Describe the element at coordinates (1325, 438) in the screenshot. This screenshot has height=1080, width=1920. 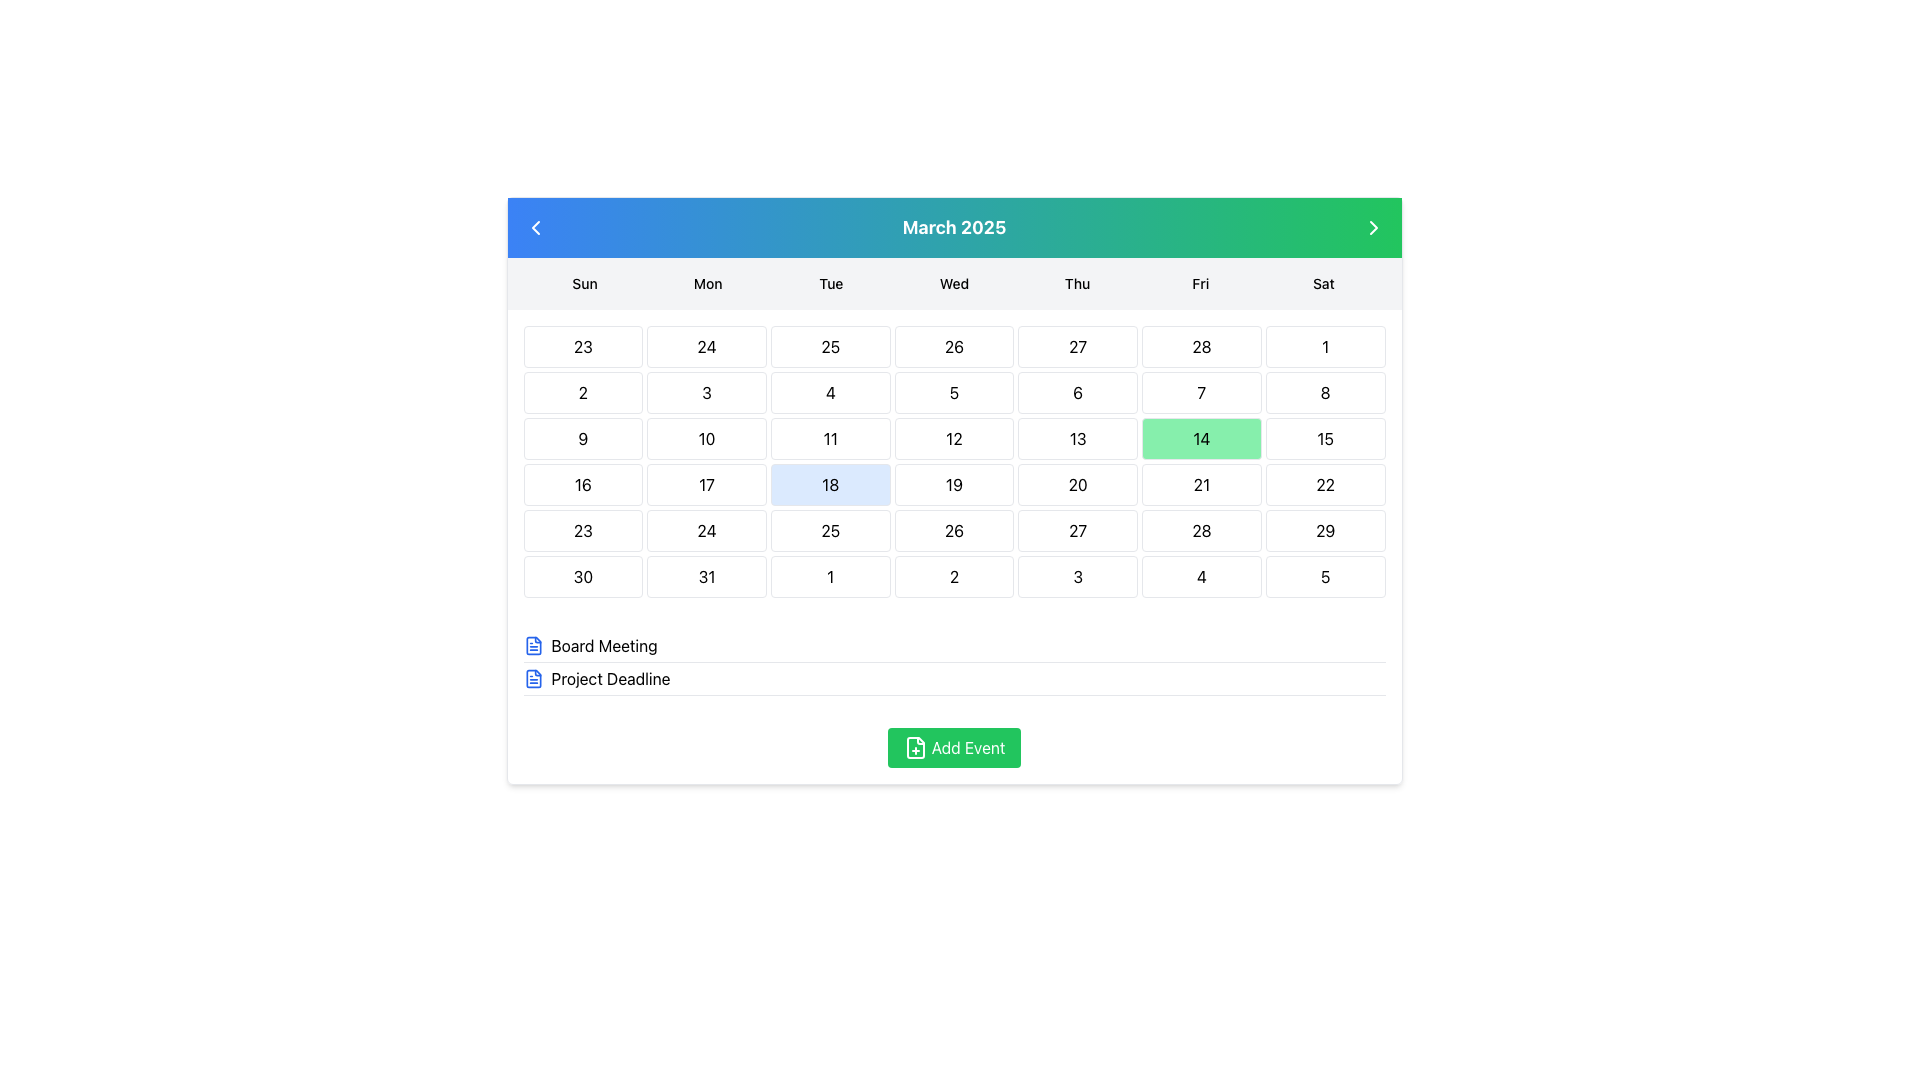
I see `the calendar day cell displaying the text '15' to identify the date` at that location.